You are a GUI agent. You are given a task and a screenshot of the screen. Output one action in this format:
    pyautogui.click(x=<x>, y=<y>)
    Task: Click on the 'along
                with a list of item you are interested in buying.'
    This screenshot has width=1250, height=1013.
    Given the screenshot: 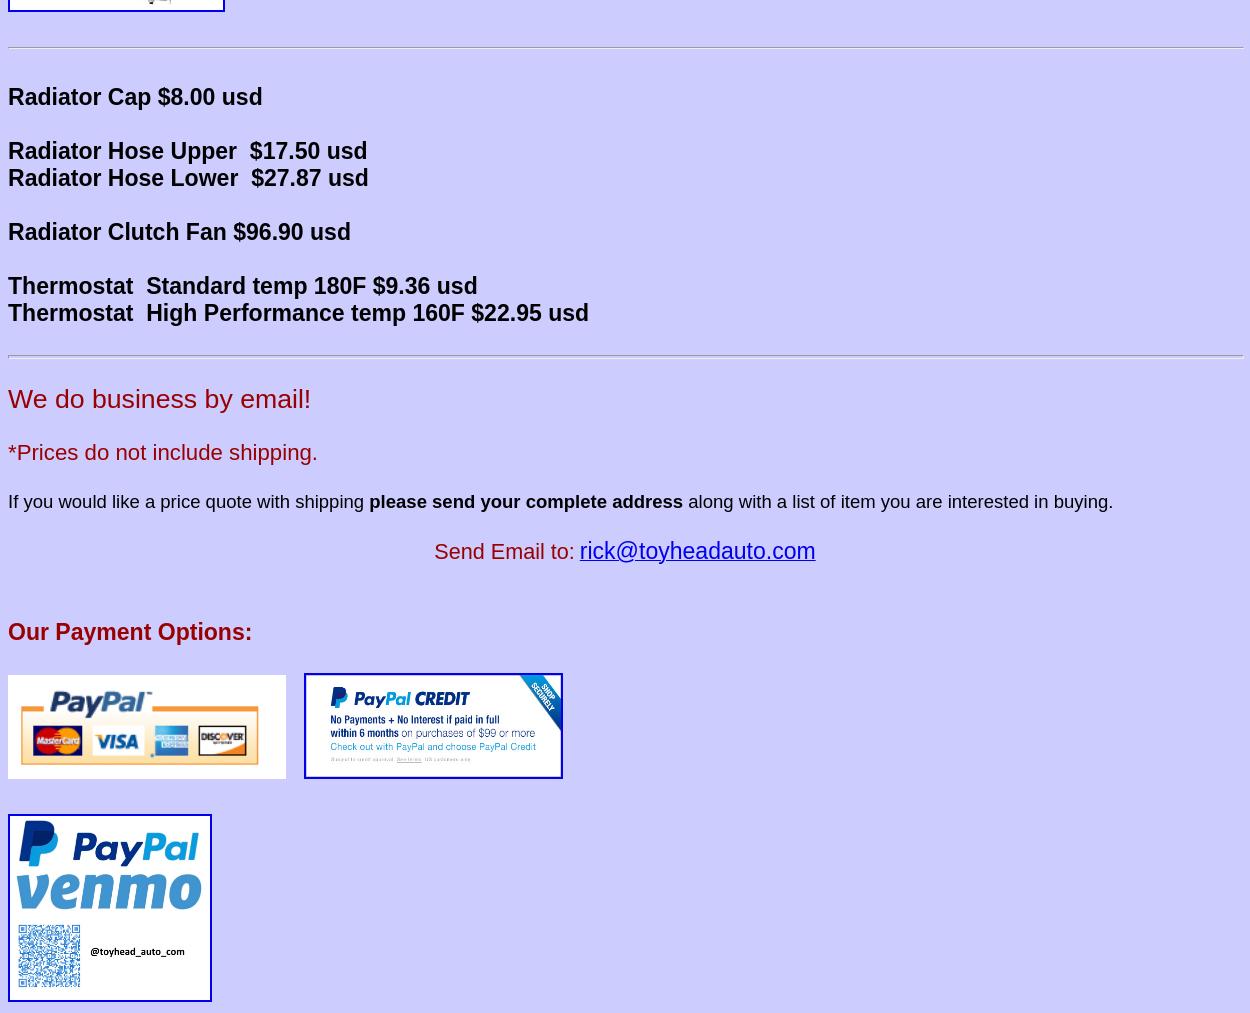 What is the action you would take?
    pyautogui.click(x=900, y=499)
    